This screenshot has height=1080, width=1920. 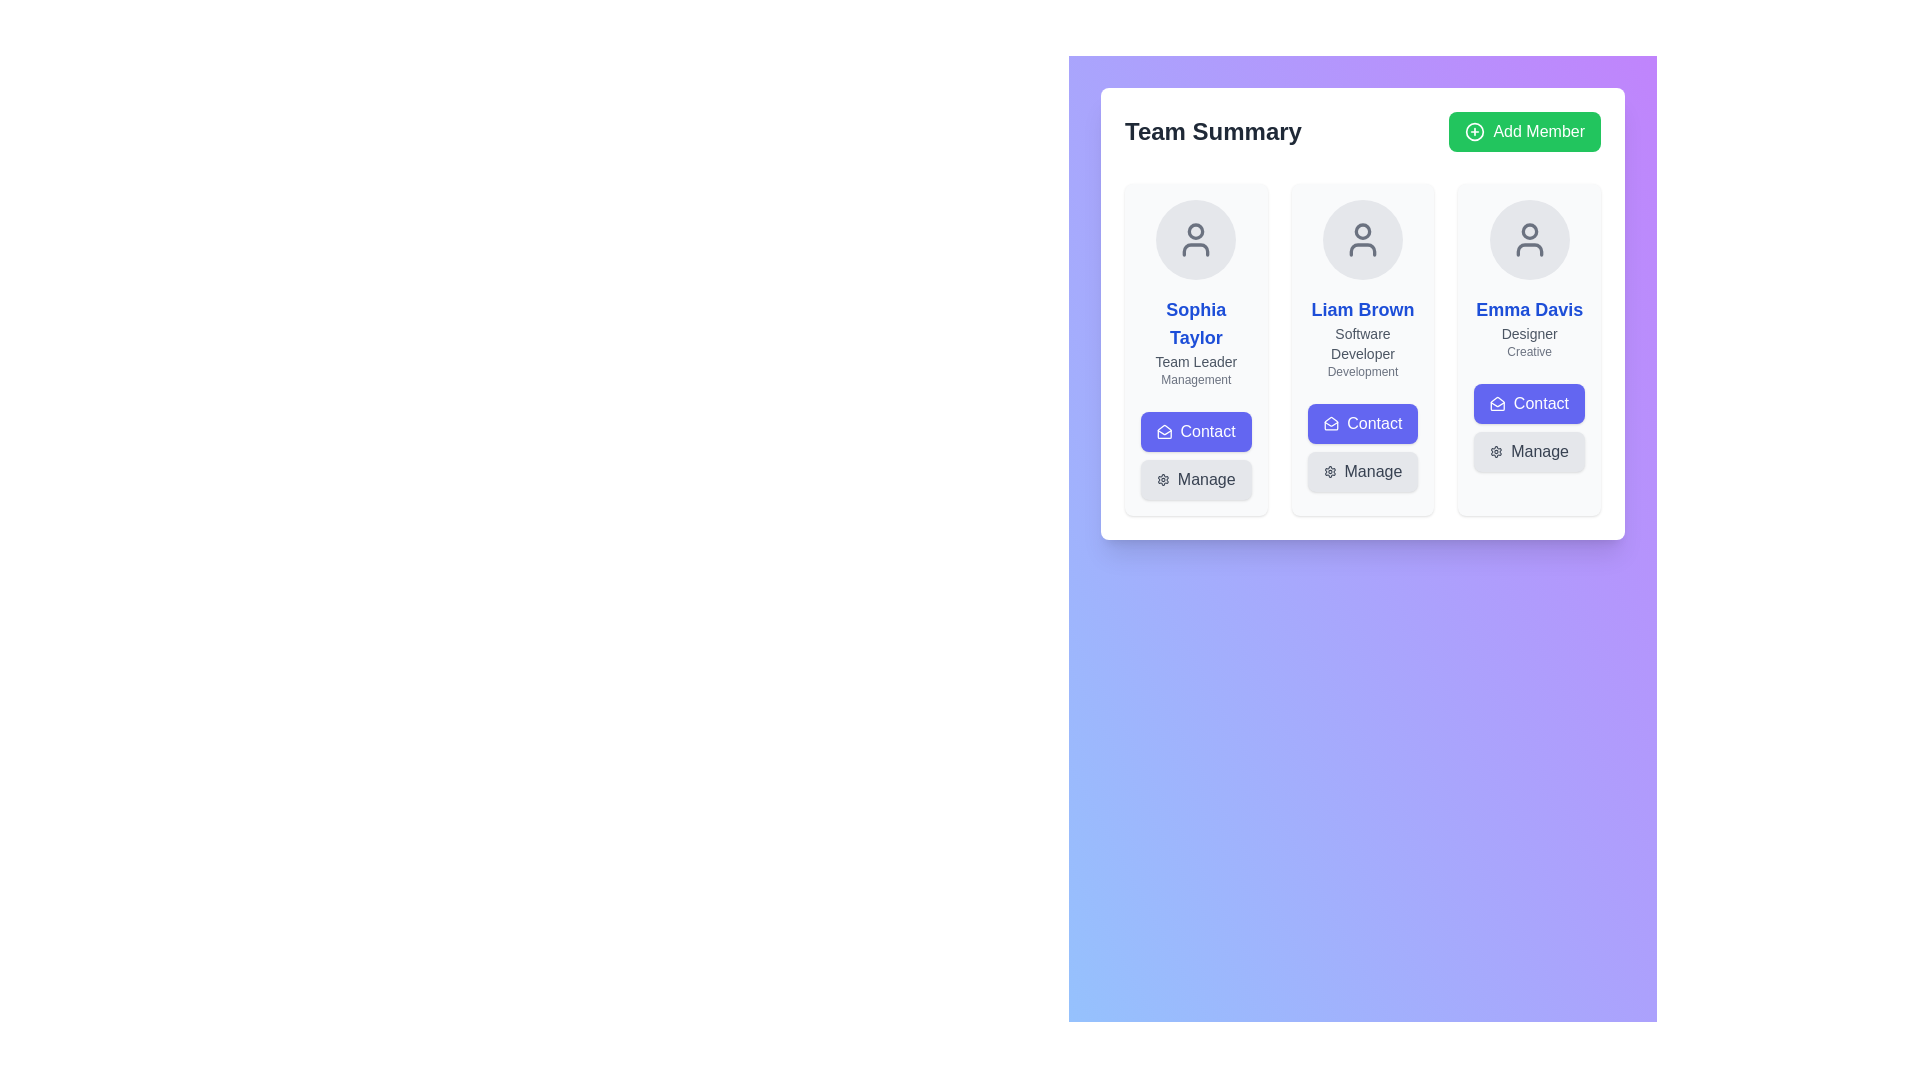 I want to click on the Text Label displaying 'Liam Brown' in blue, bold font, located at the top section of the middle card, below the avatar icon and above the job title 'Software Developer', so click(x=1362, y=309).